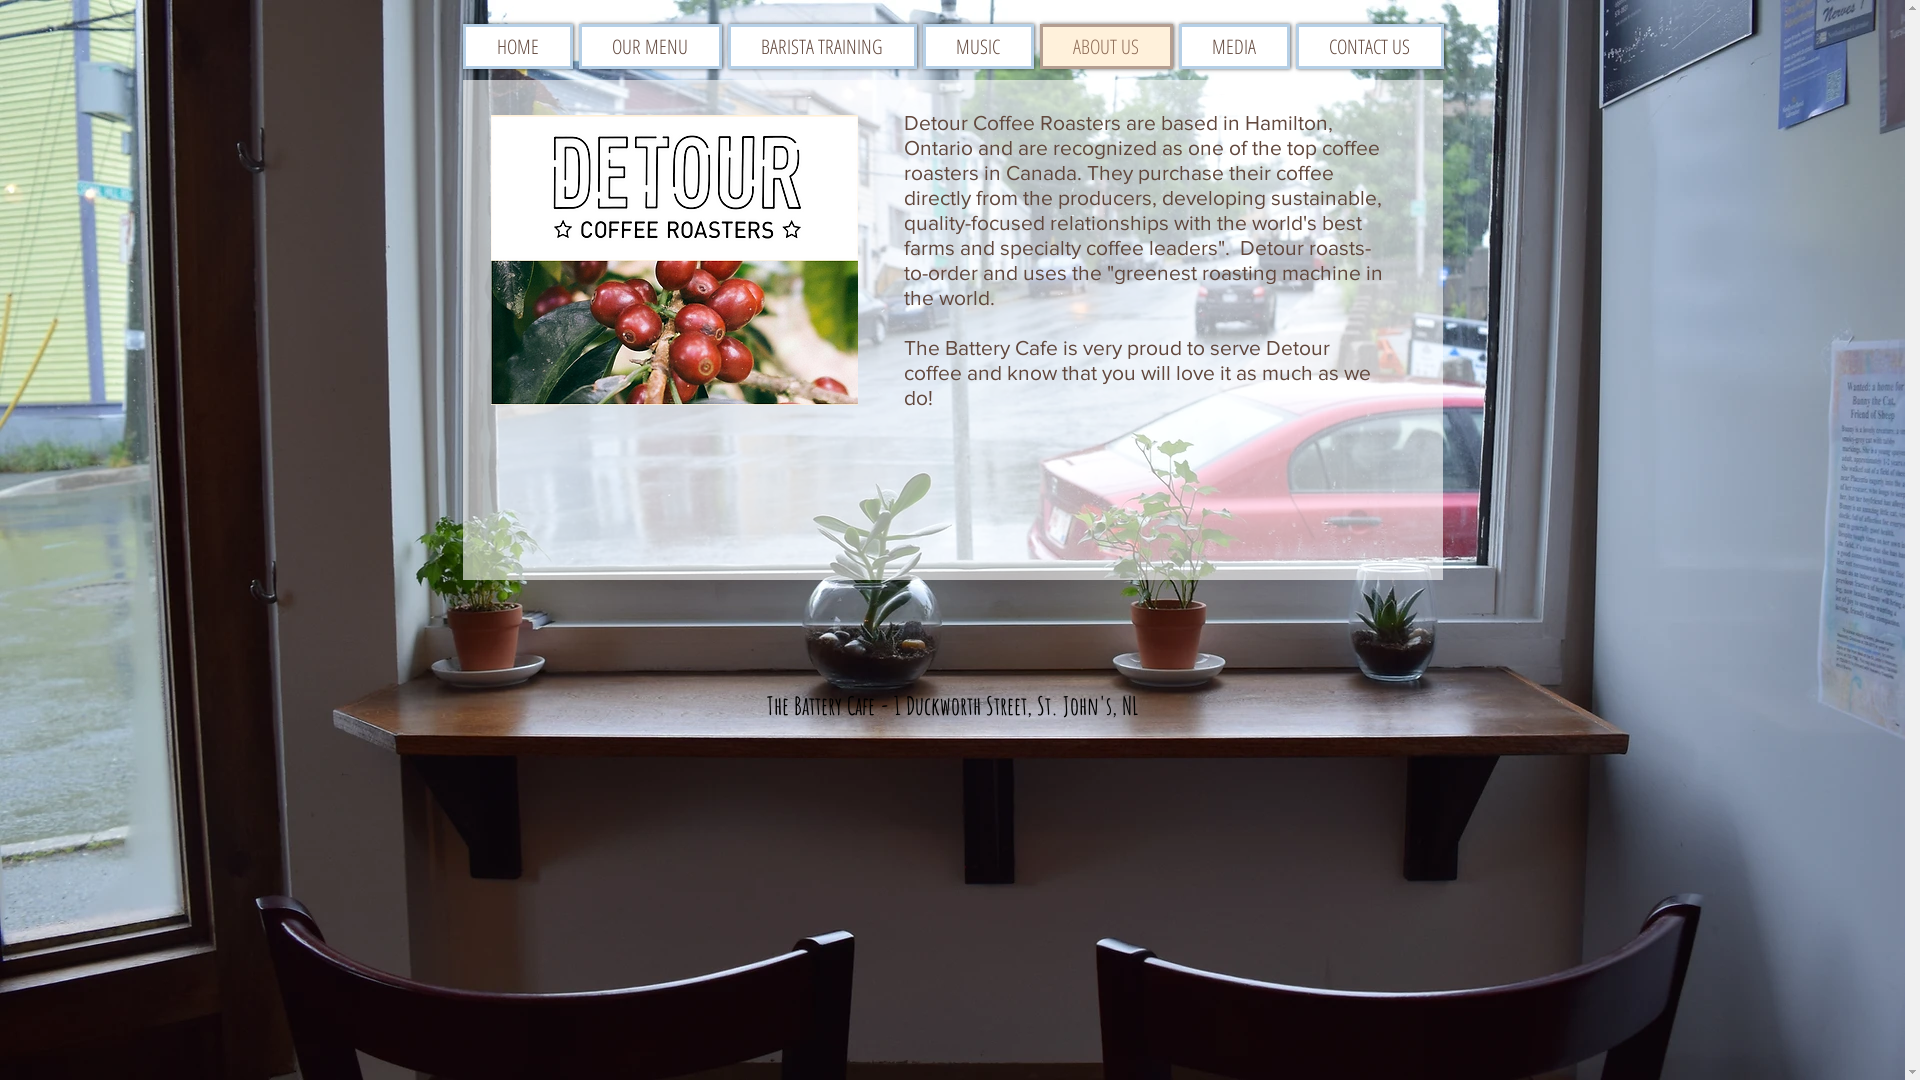  I want to click on 'HOME', so click(517, 45).